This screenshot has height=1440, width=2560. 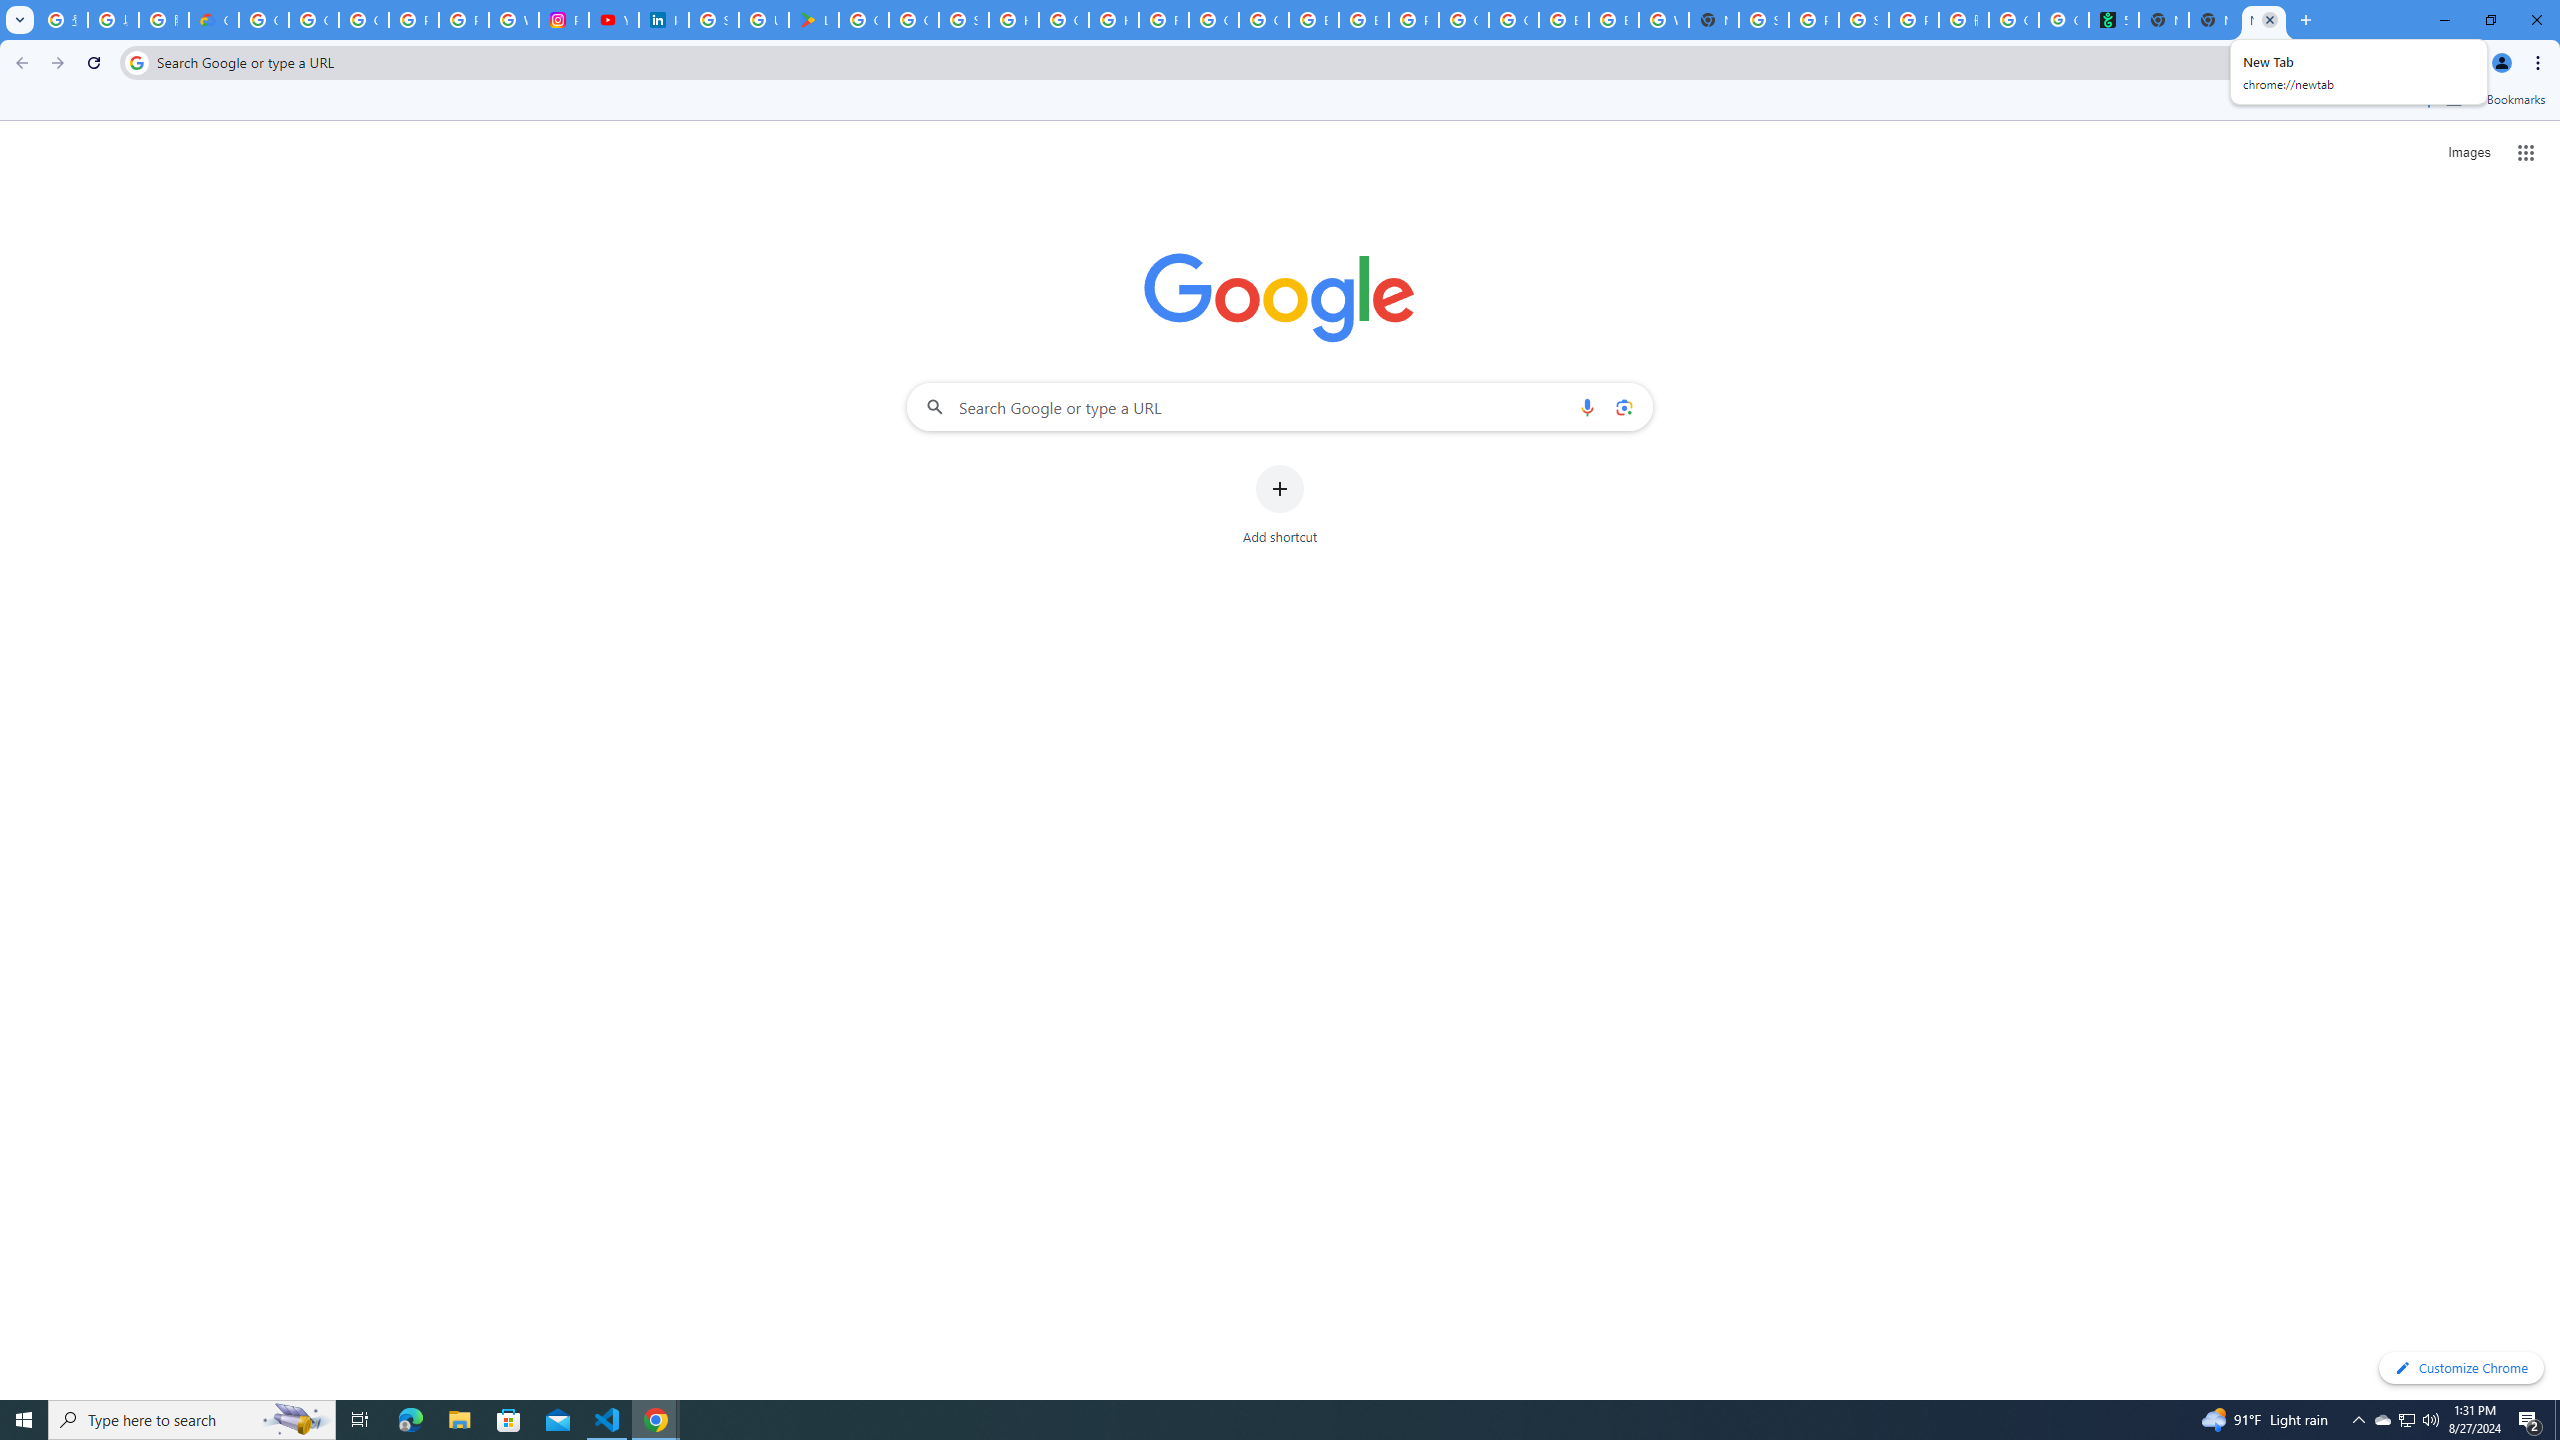 I want to click on 'Search by image', so click(x=1622, y=405).